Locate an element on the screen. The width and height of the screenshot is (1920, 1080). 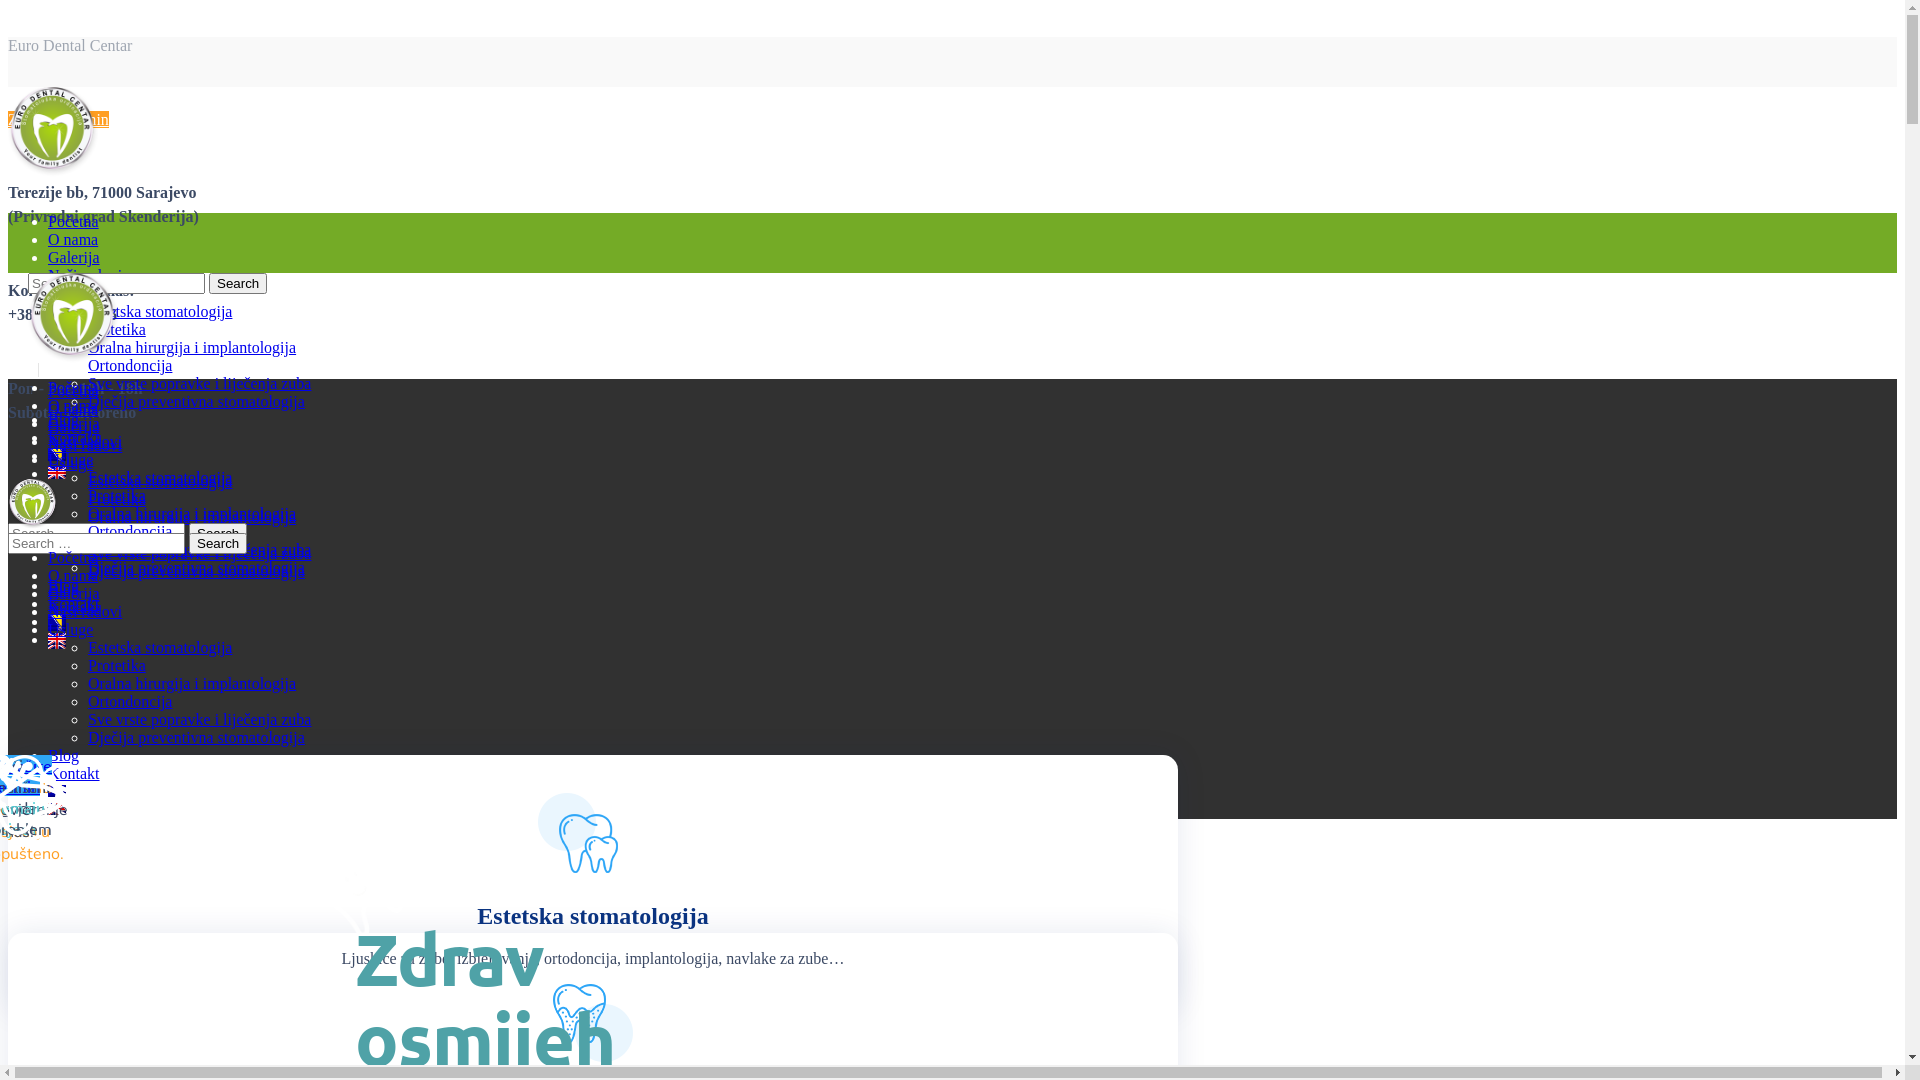
'Search' is located at coordinates (217, 532).